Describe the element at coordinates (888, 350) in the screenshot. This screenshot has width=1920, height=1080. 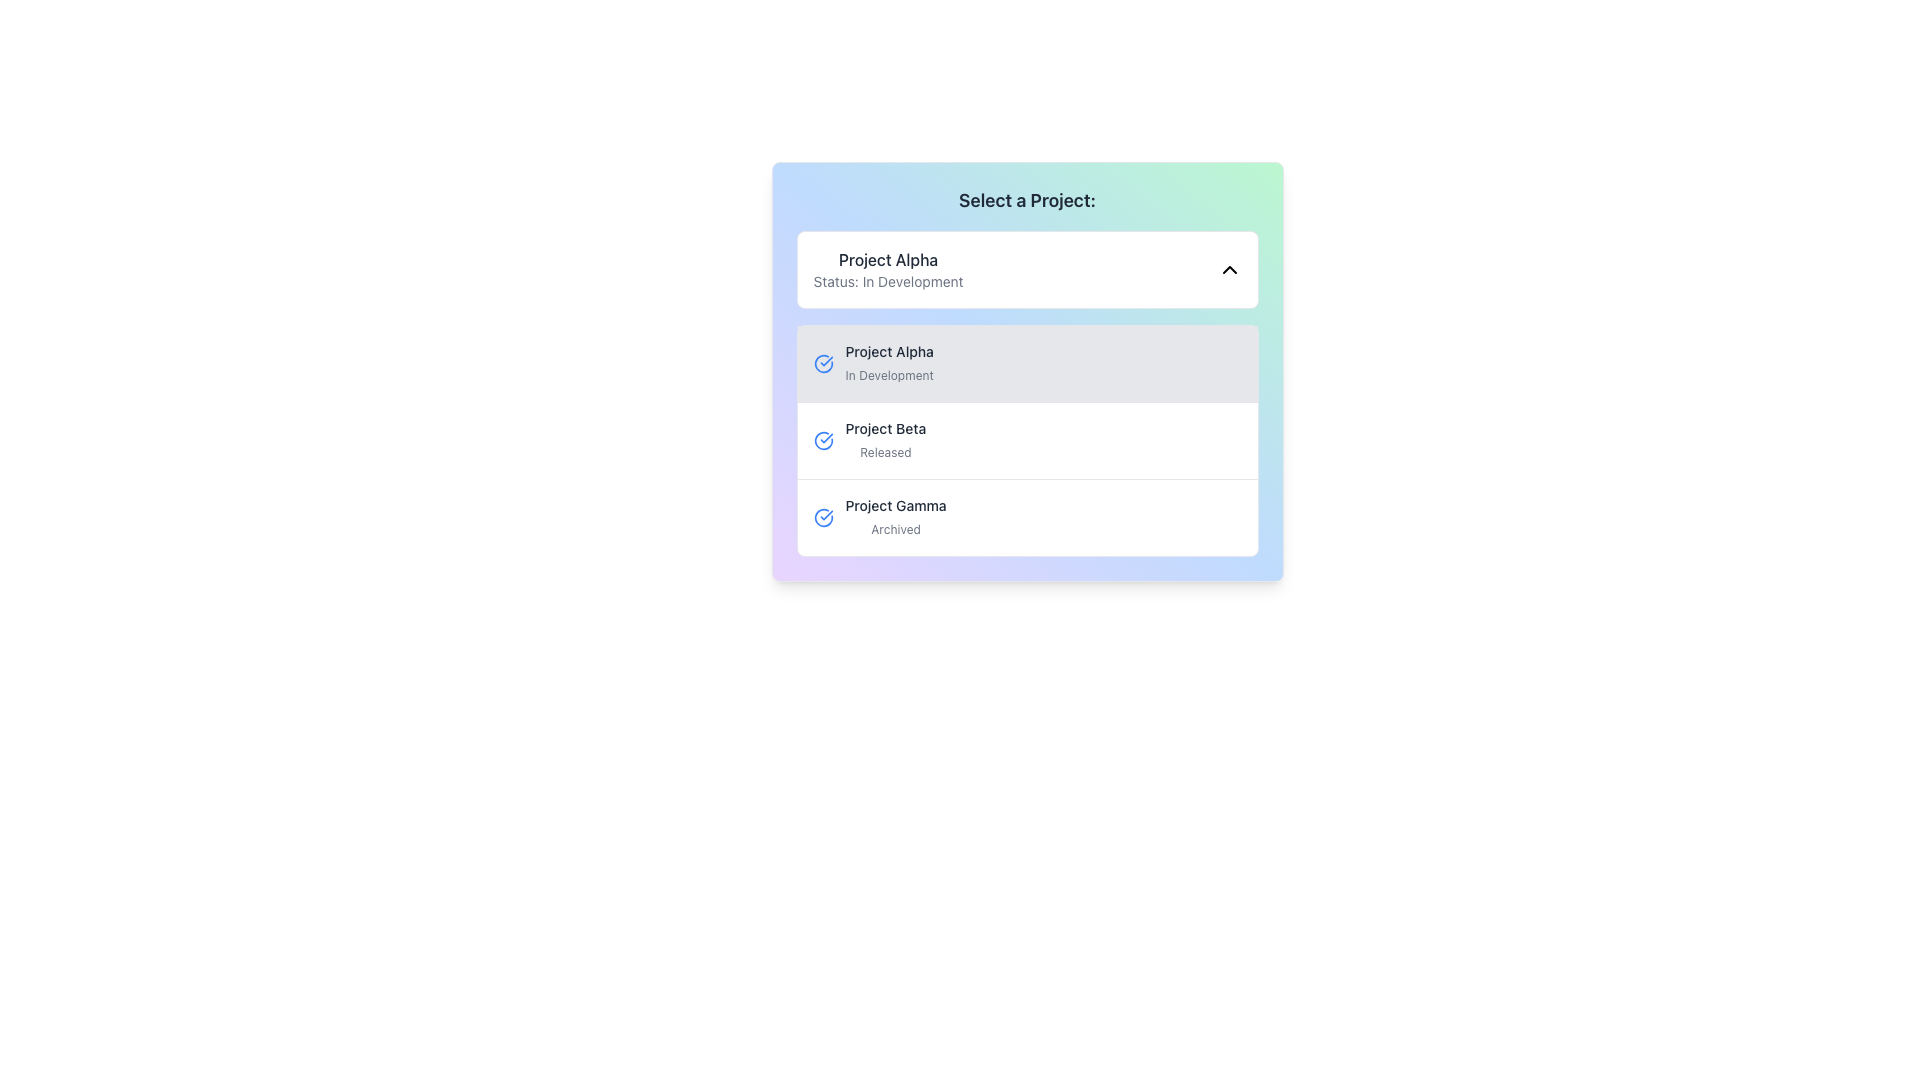
I see `text of the primary title text label displaying 'Project Alpha', which is styled in medium-weight dark gray font and located in the top section of the first row of the list item` at that location.